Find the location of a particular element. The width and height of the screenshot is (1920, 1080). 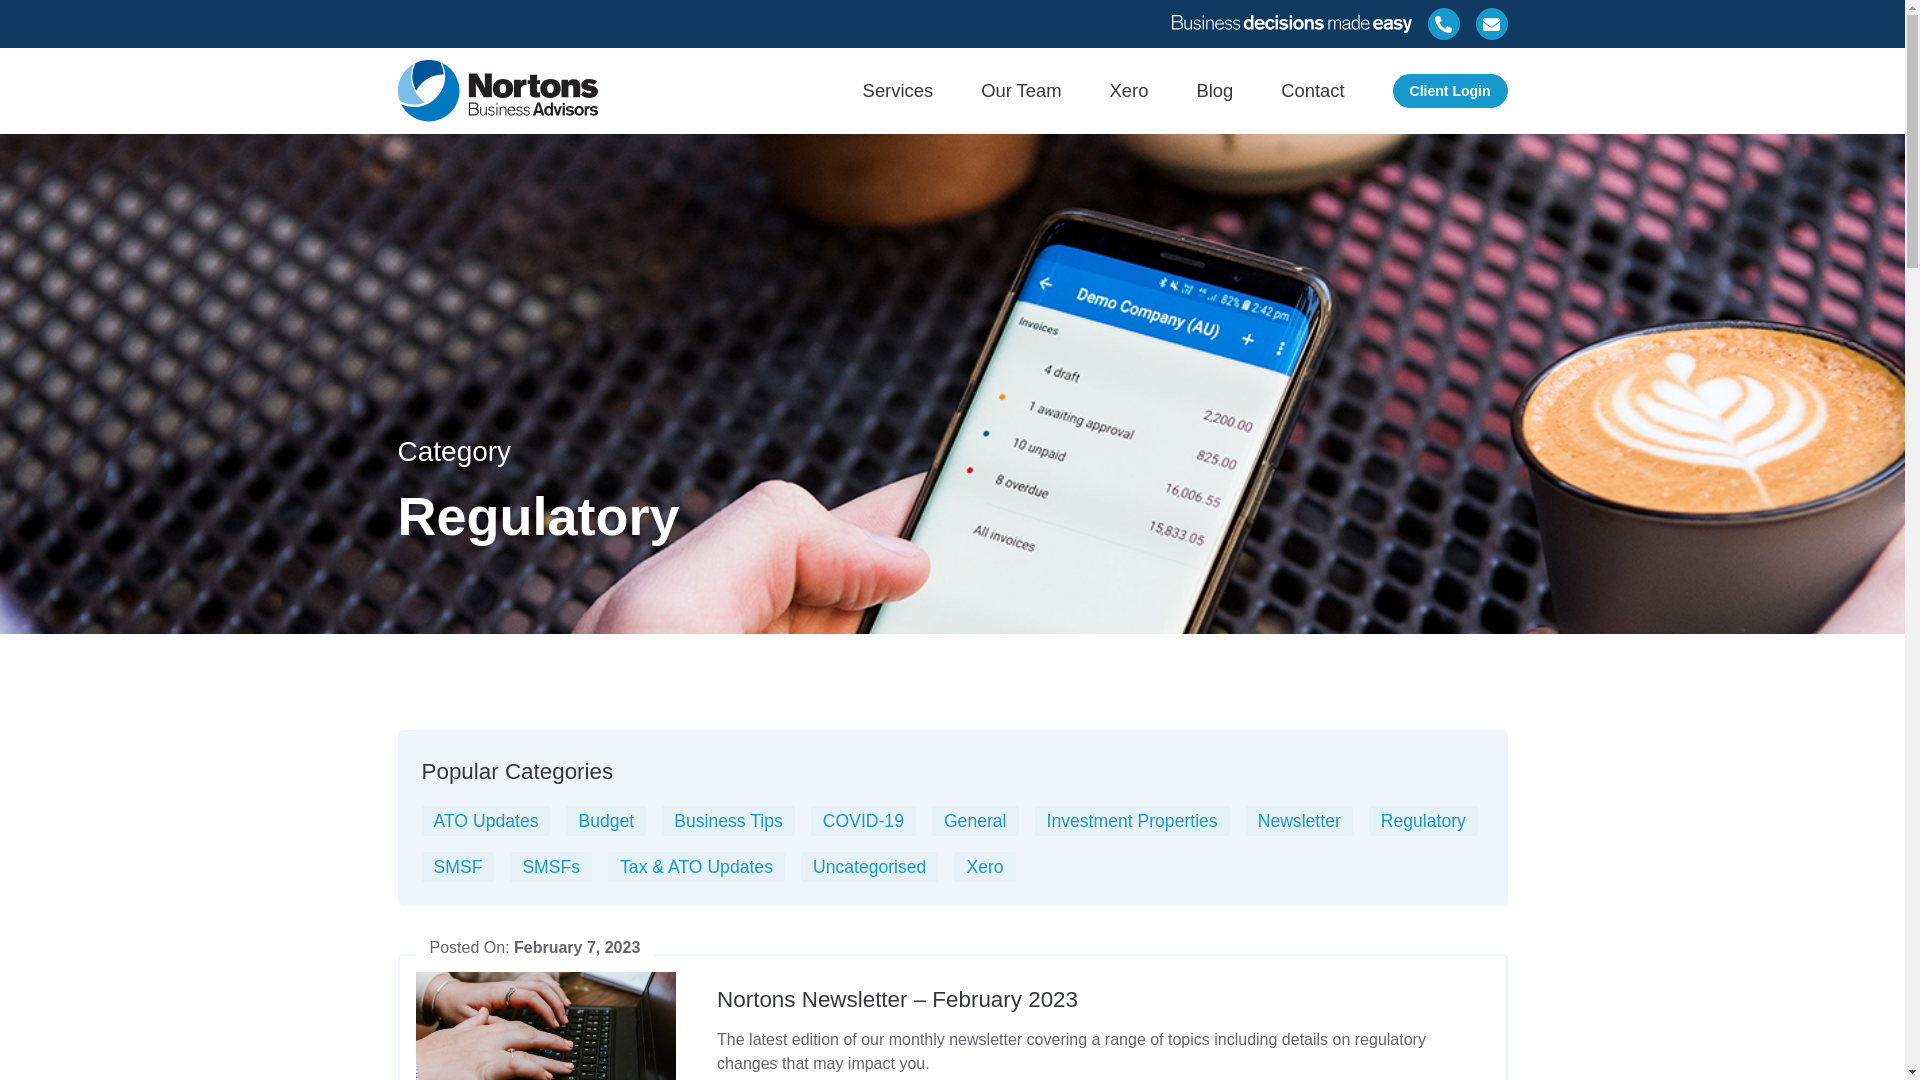

'Our Team' is located at coordinates (1021, 90).